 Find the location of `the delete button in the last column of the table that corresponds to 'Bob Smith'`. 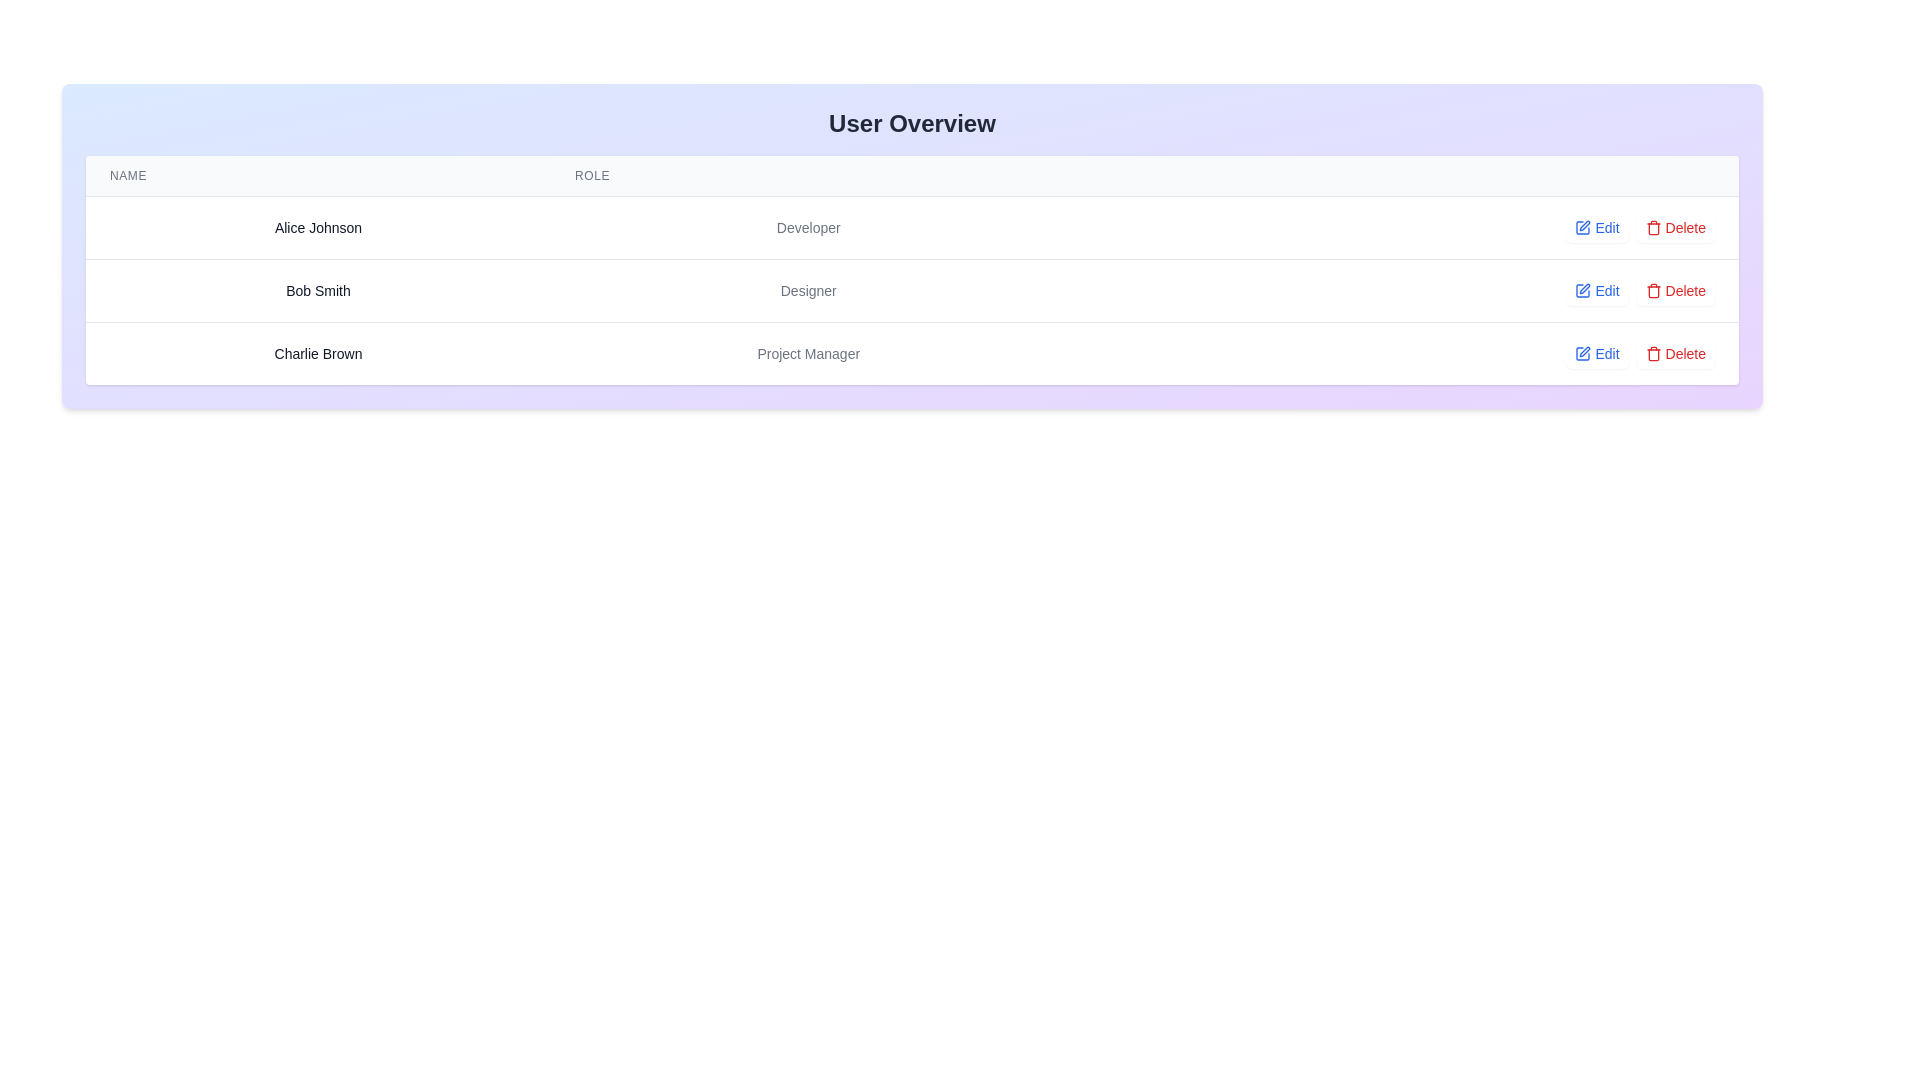

the delete button in the last column of the table that corresponds to 'Bob Smith' is located at coordinates (1675, 226).